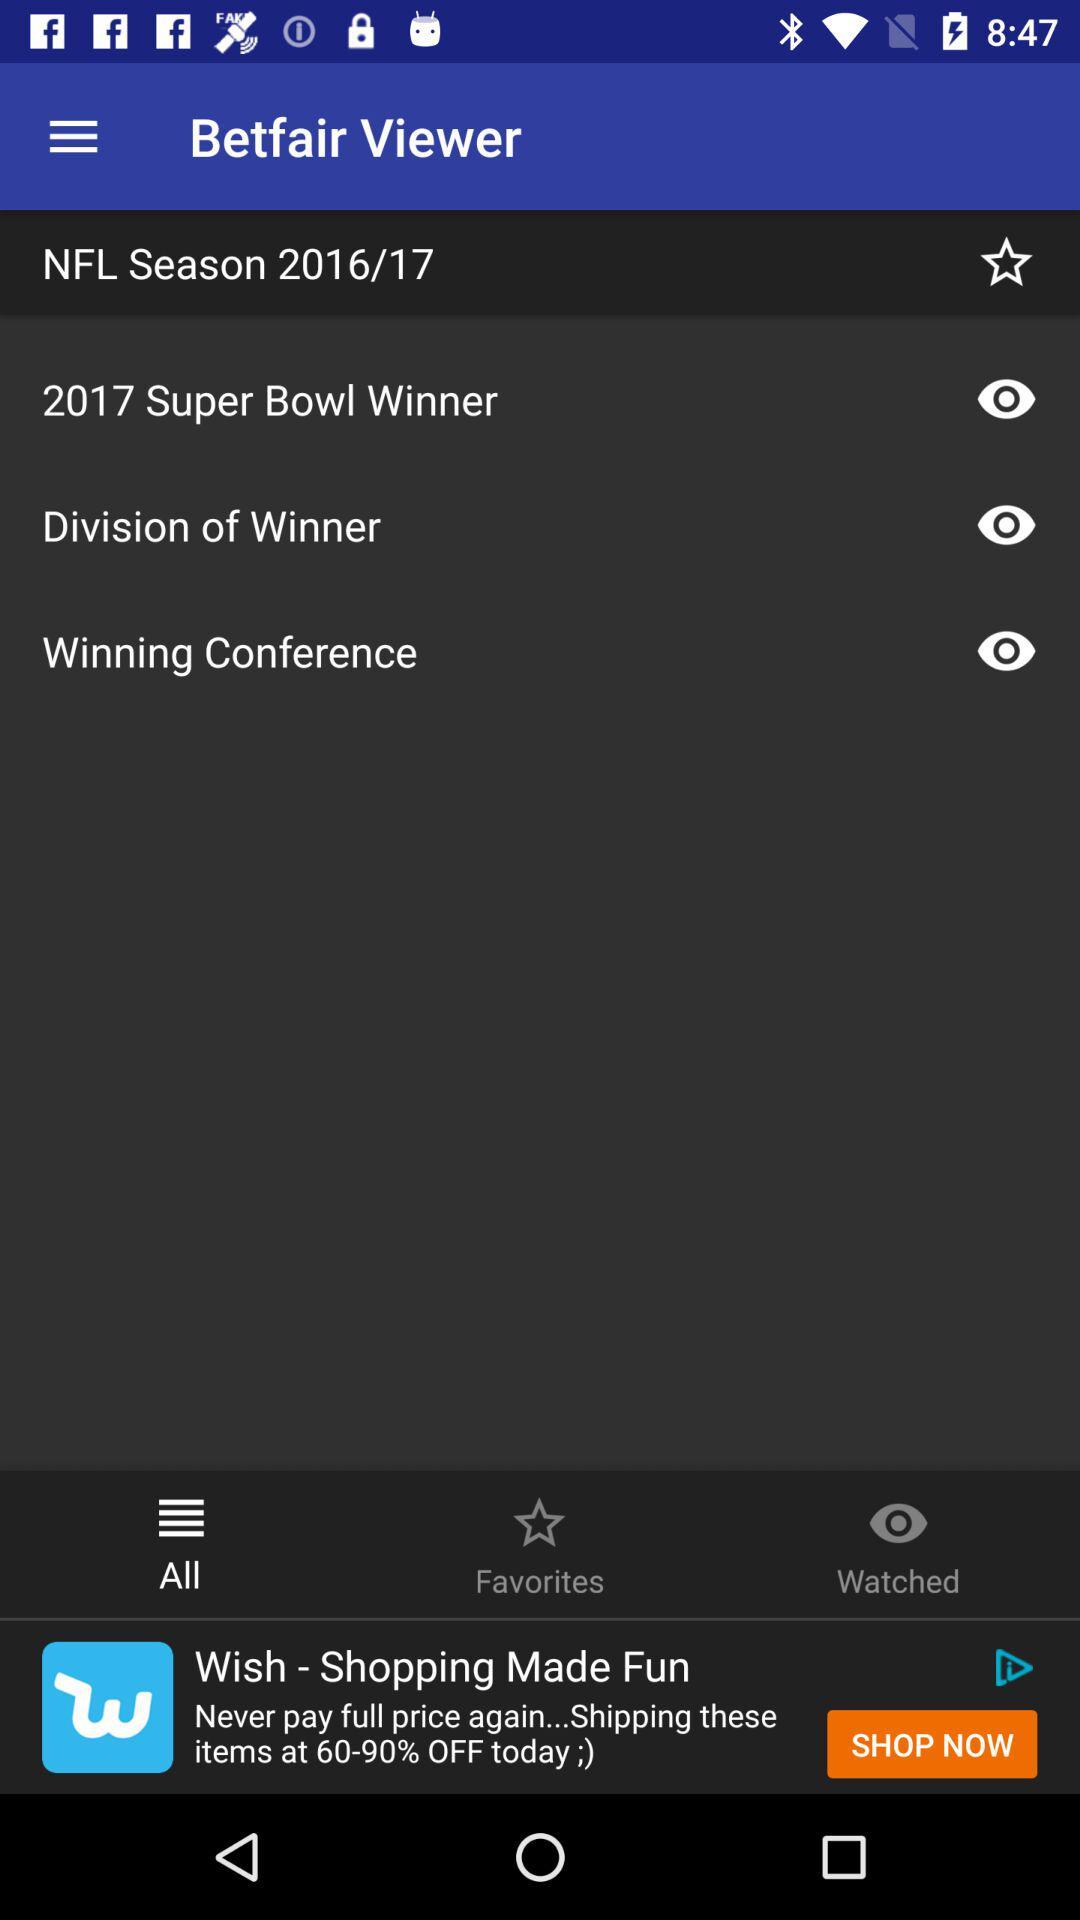  What do you see at coordinates (1006, 651) in the screenshot?
I see `visualize element` at bounding box center [1006, 651].